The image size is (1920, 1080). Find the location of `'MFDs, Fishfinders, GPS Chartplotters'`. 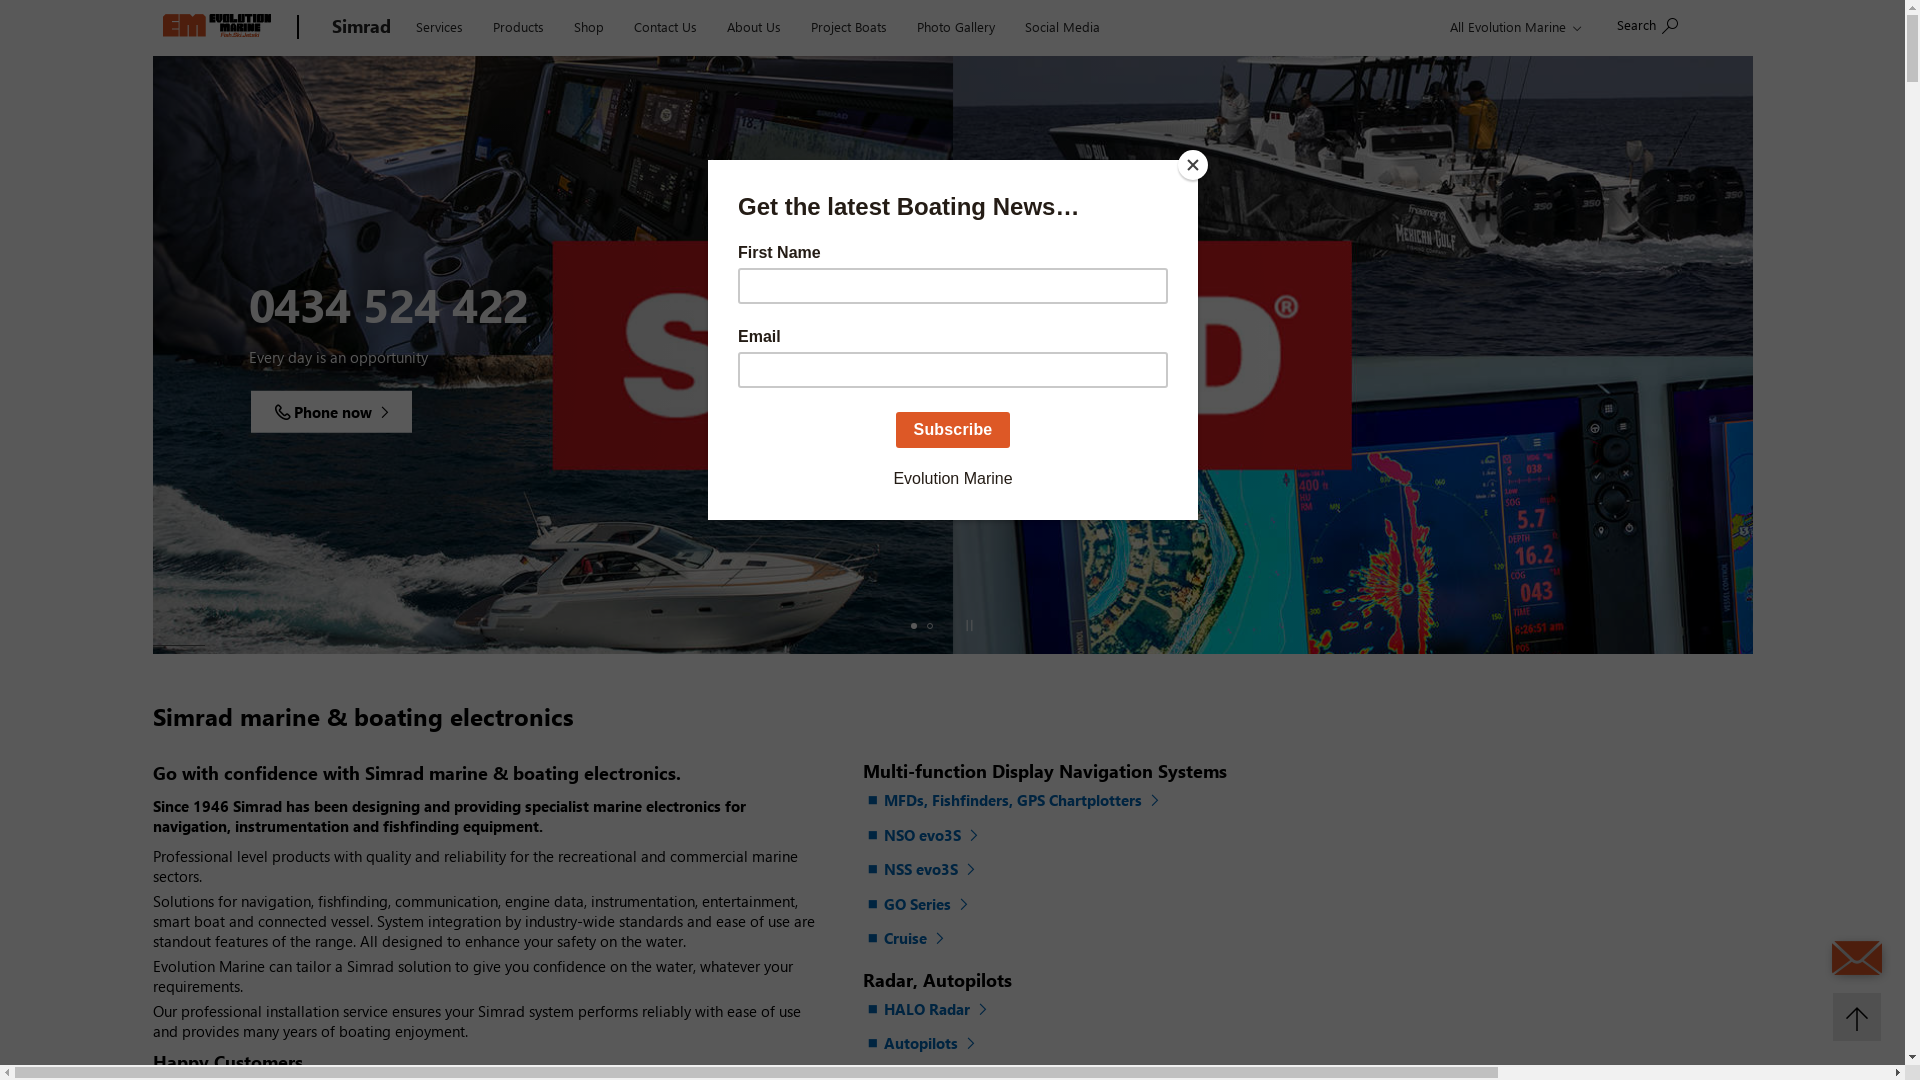

'MFDs, Fishfinders, GPS Chartplotters' is located at coordinates (863, 800).